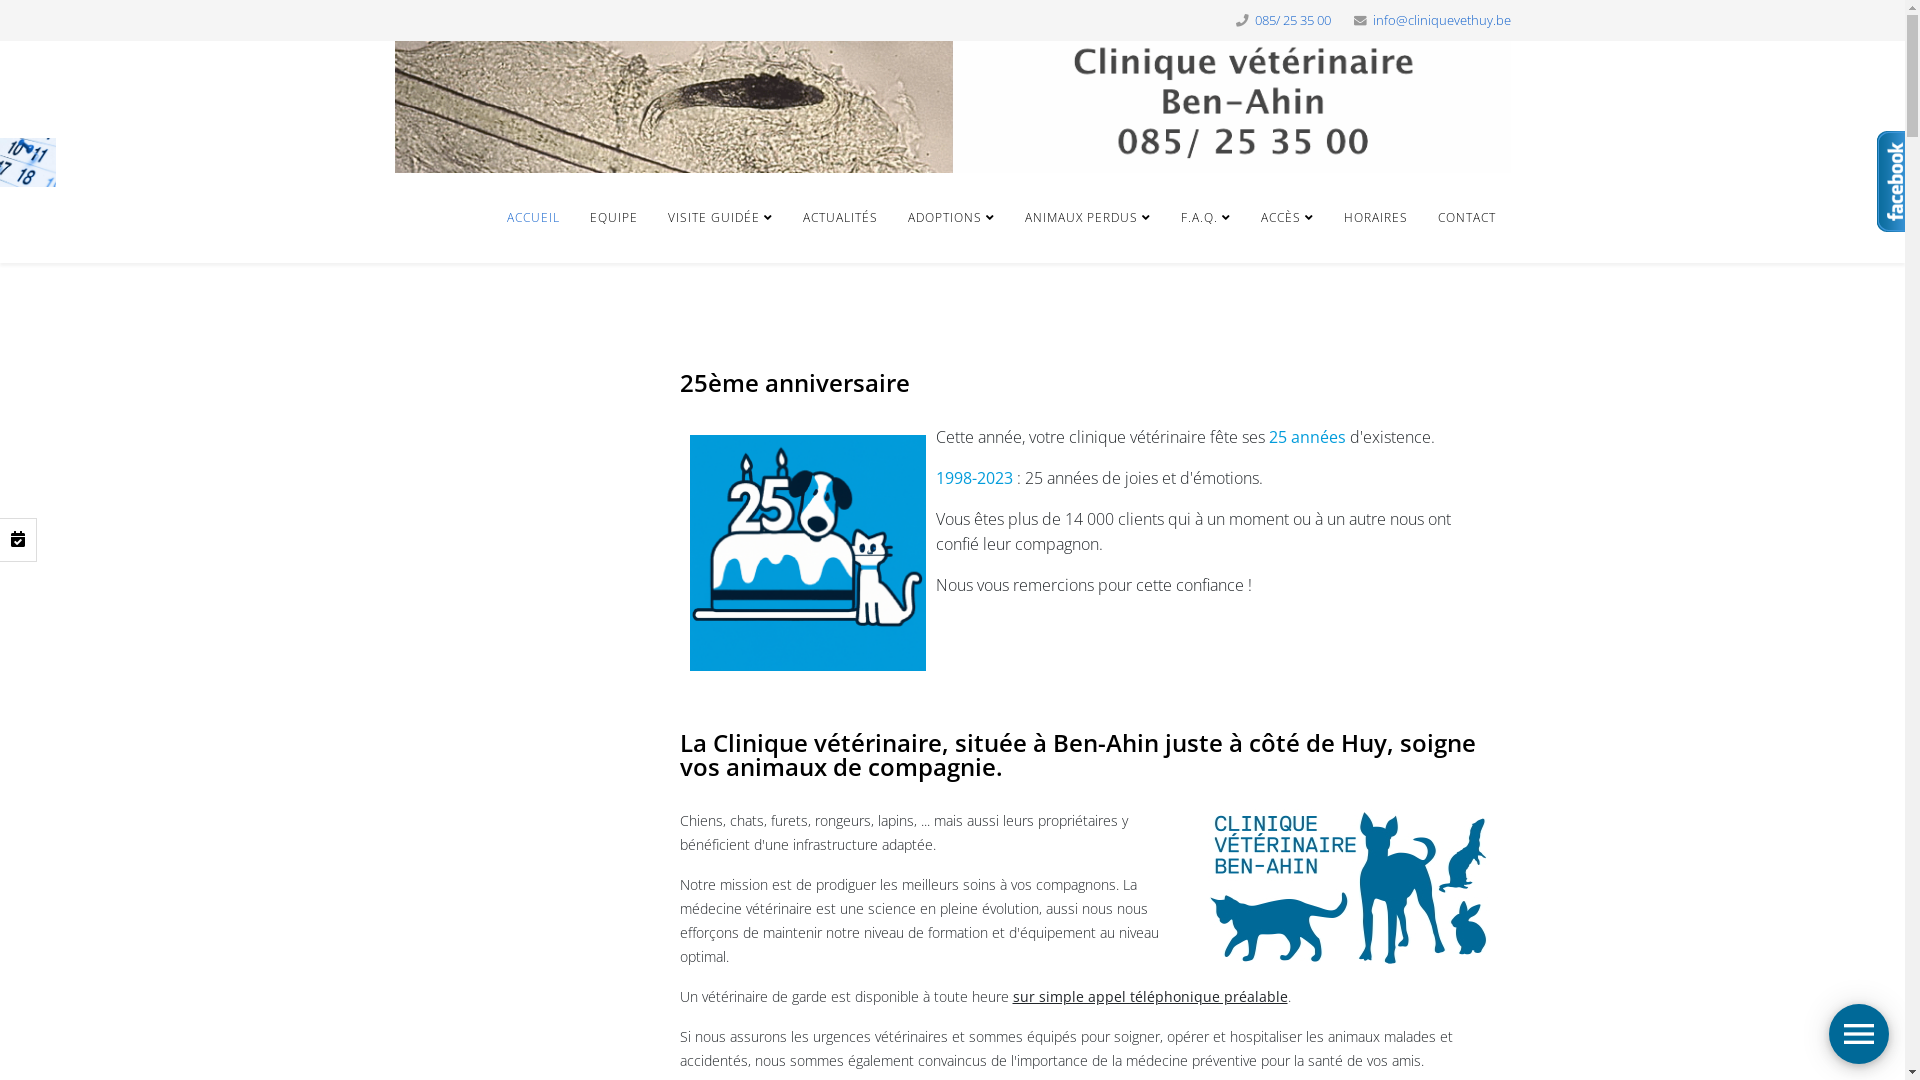 This screenshot has height=1080, width=1920. What do you see at coordinates (1166, 218) in the screenshot?
I see `'F.A.Q.'` at bounding box center [1166, 218].